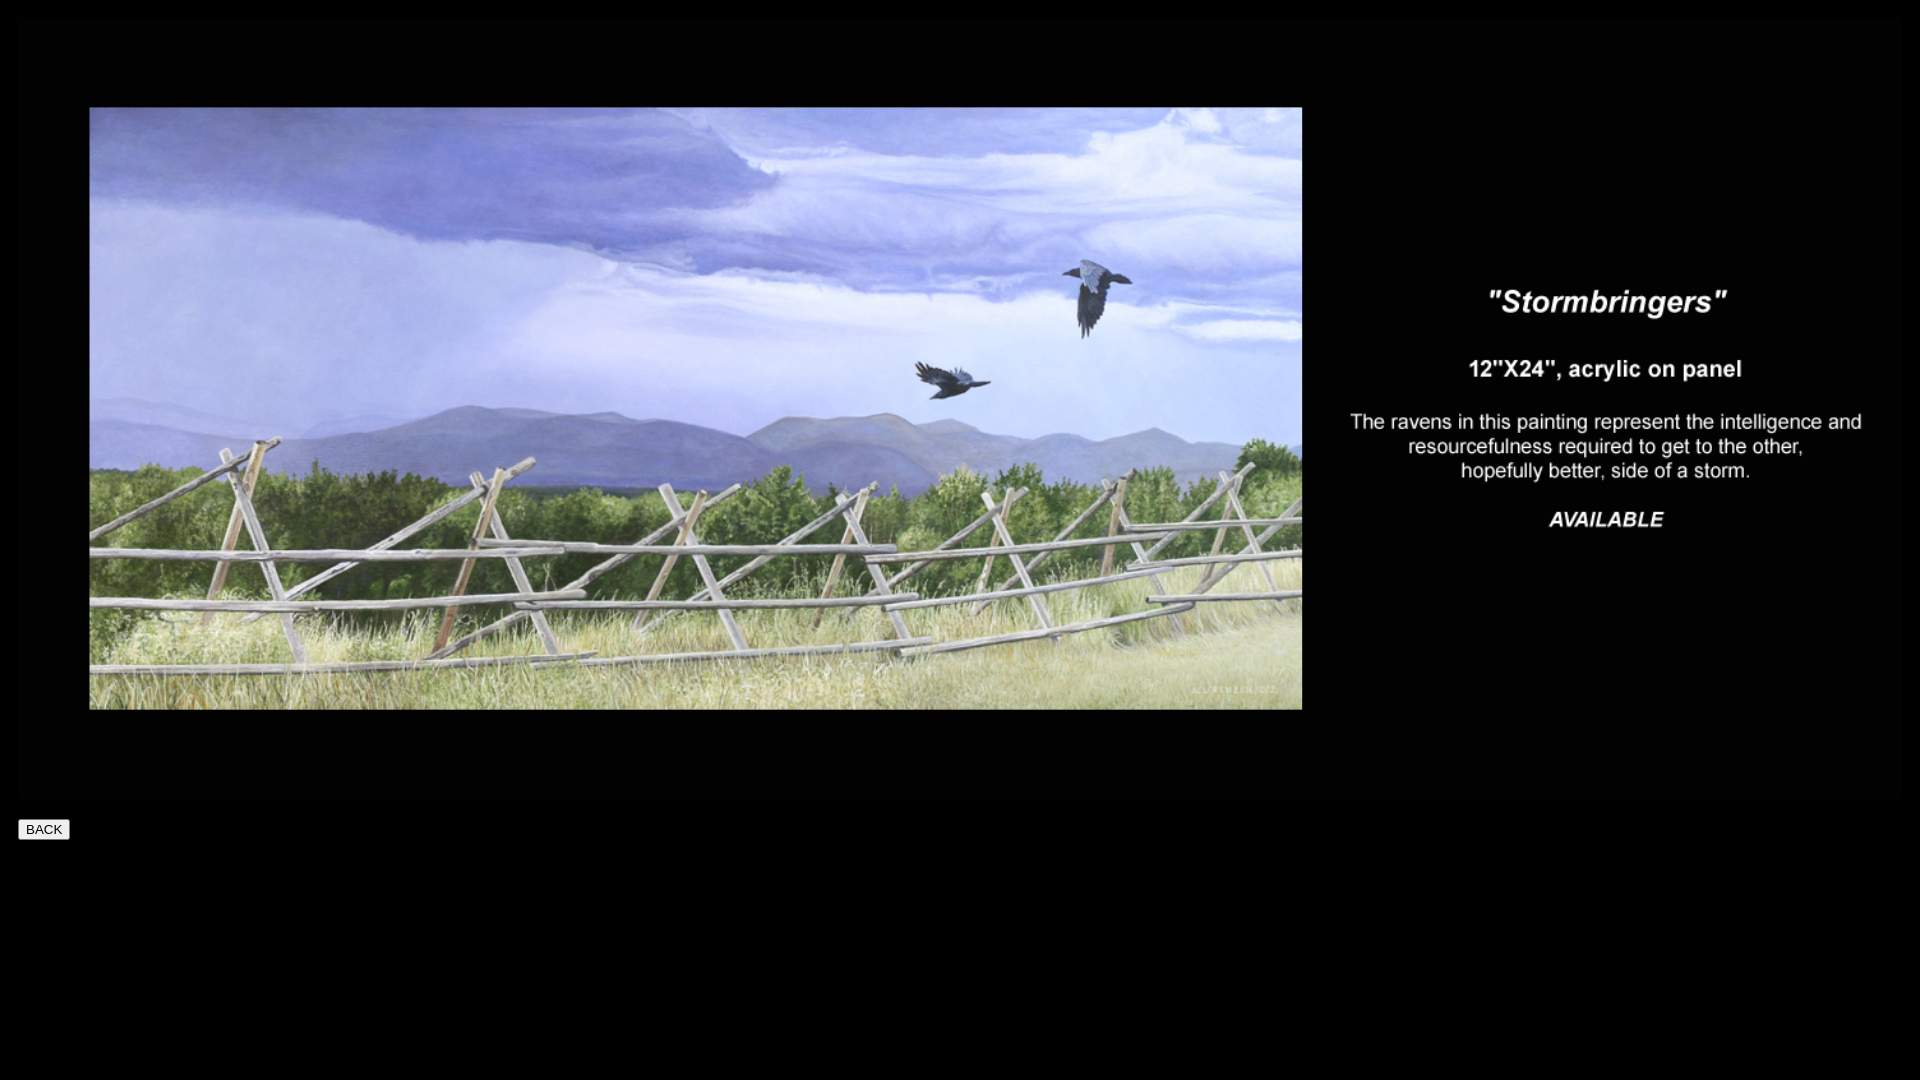 Image resolution: width=1920 pixels, height=1080 pixels. Describe the element at coordinates (43, 829) in the screenshot. I see `'BACK'` at that location.